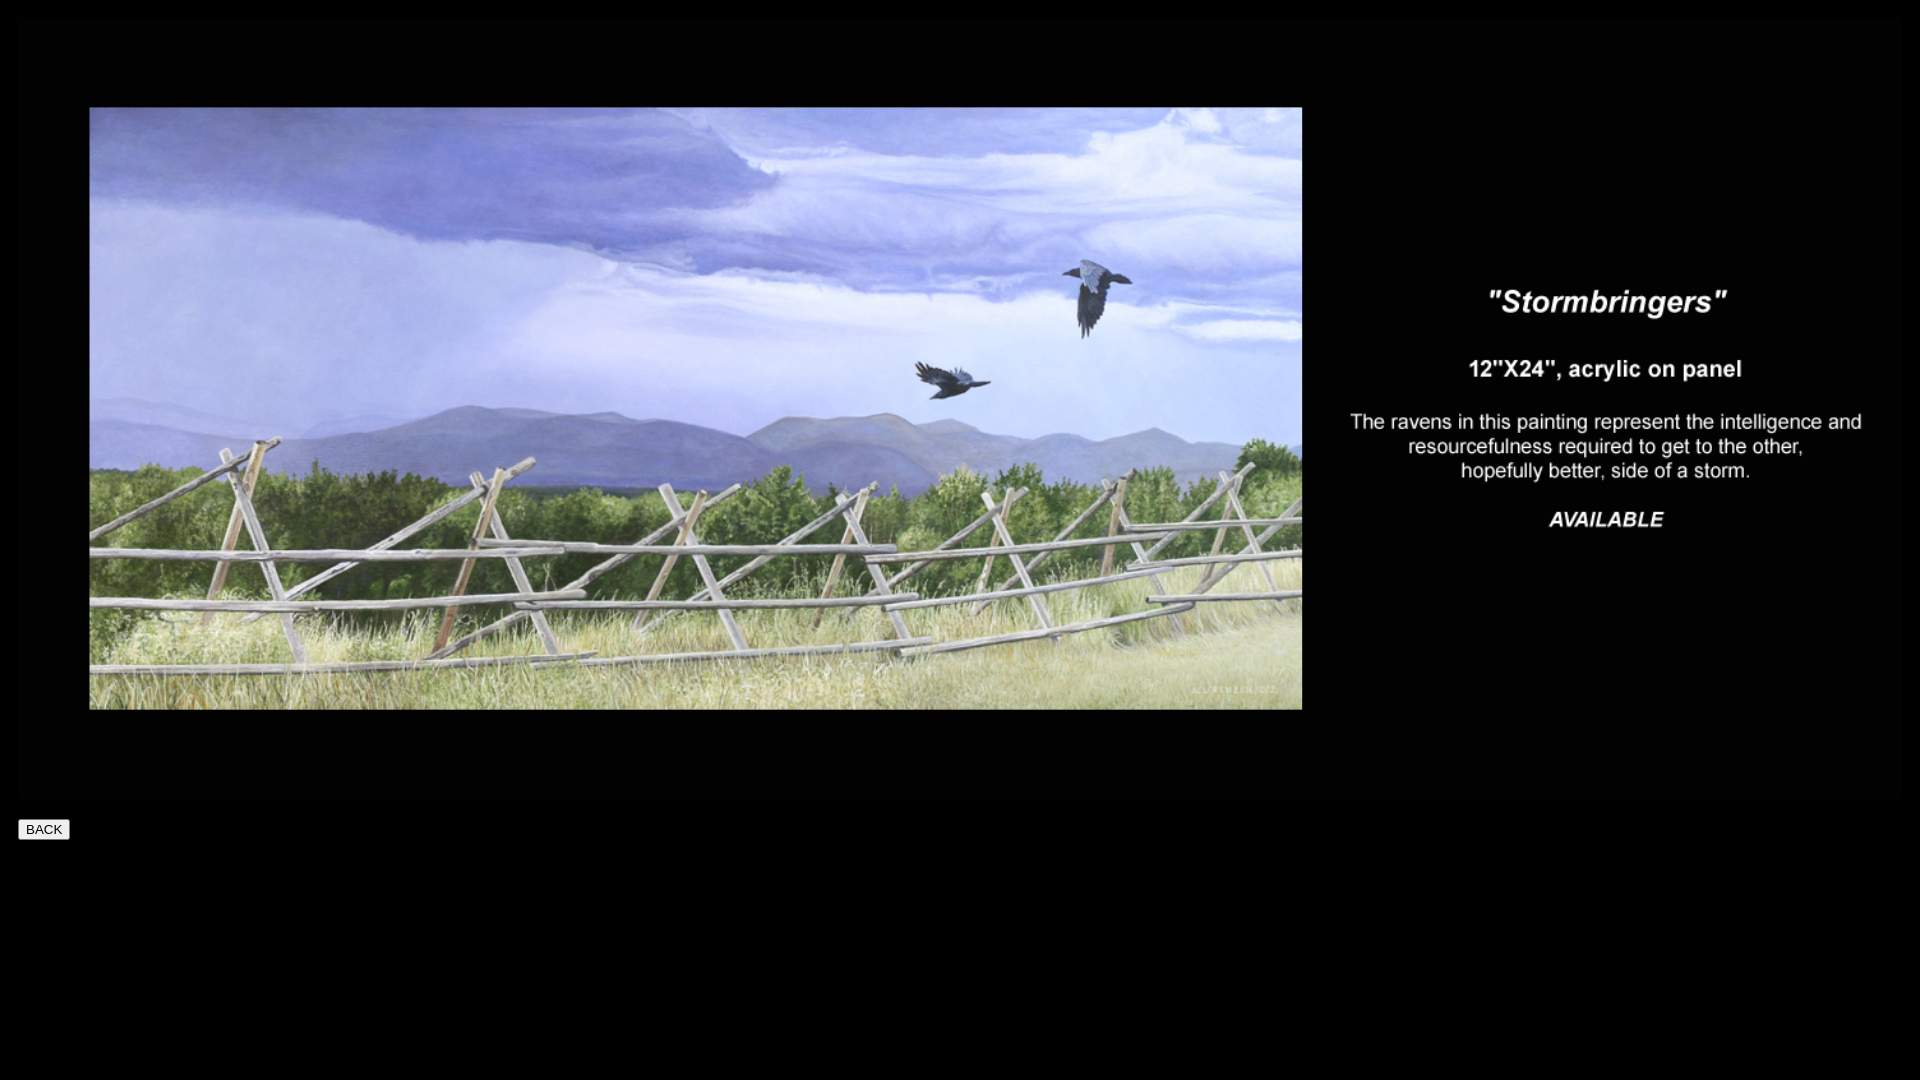 Image resolution: width=1920 pixels, height=1080 pixels. Describe the element at coordinates (43, 829) in the screenshot. I see `'BACK'` at that location.